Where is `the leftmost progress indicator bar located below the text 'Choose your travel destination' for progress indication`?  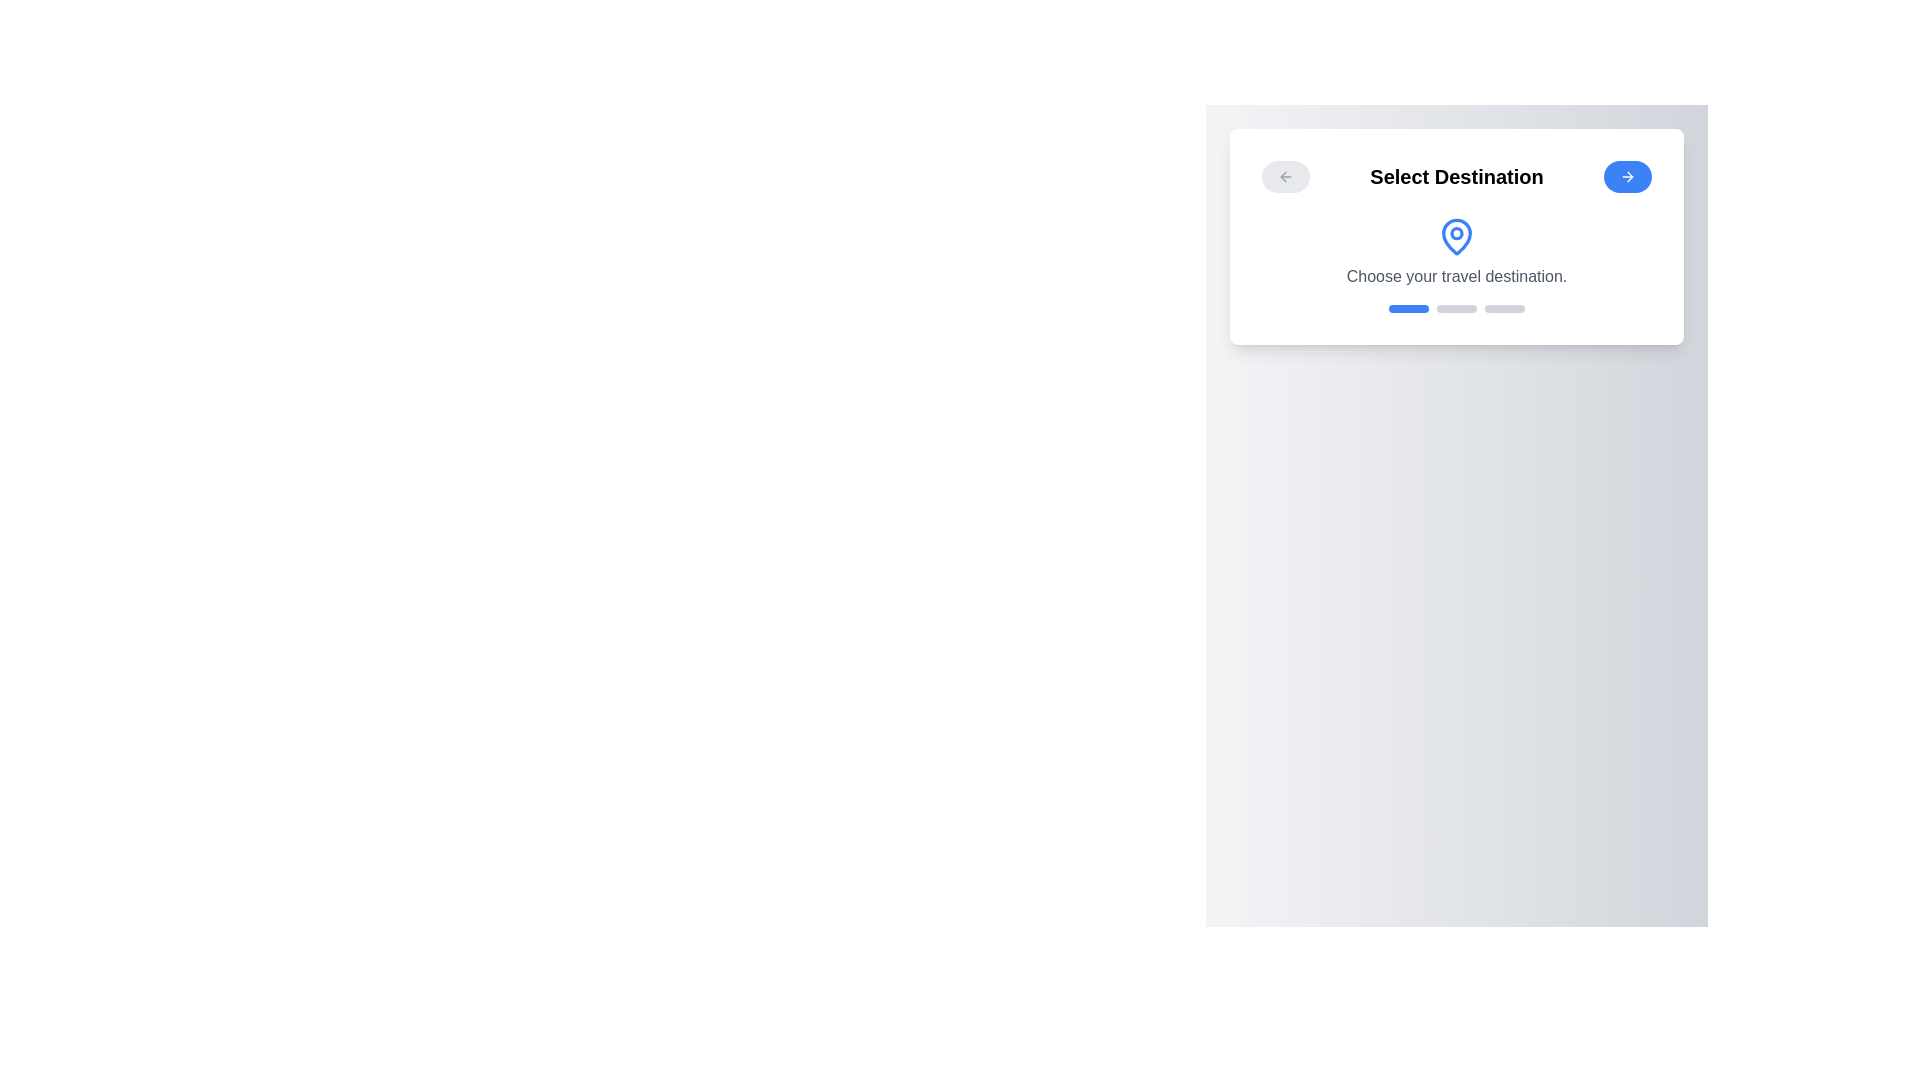 the leftmost progress indicator bar located below the text 'Choose your travel destination' for progress indication is located at coordinates (1408, 308).